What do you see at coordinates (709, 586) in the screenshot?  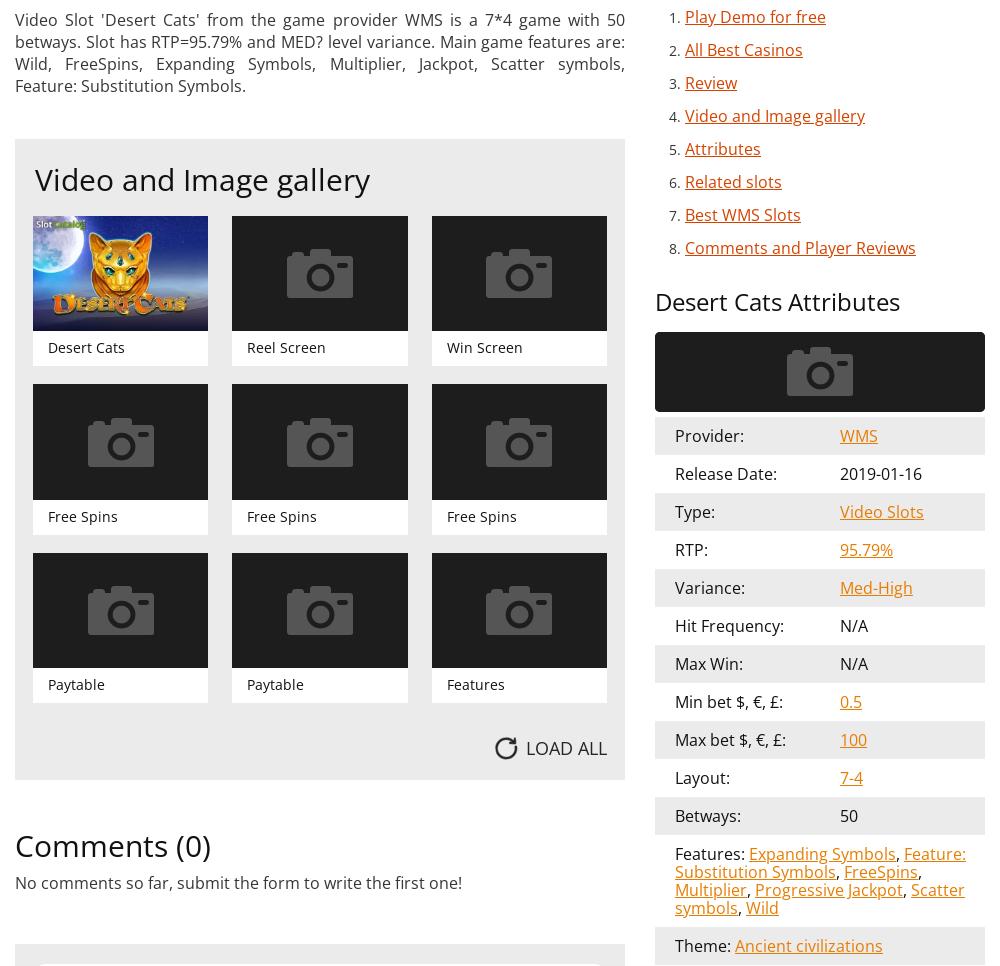 I see `'Variance:'` at bounding box center [709, 586].